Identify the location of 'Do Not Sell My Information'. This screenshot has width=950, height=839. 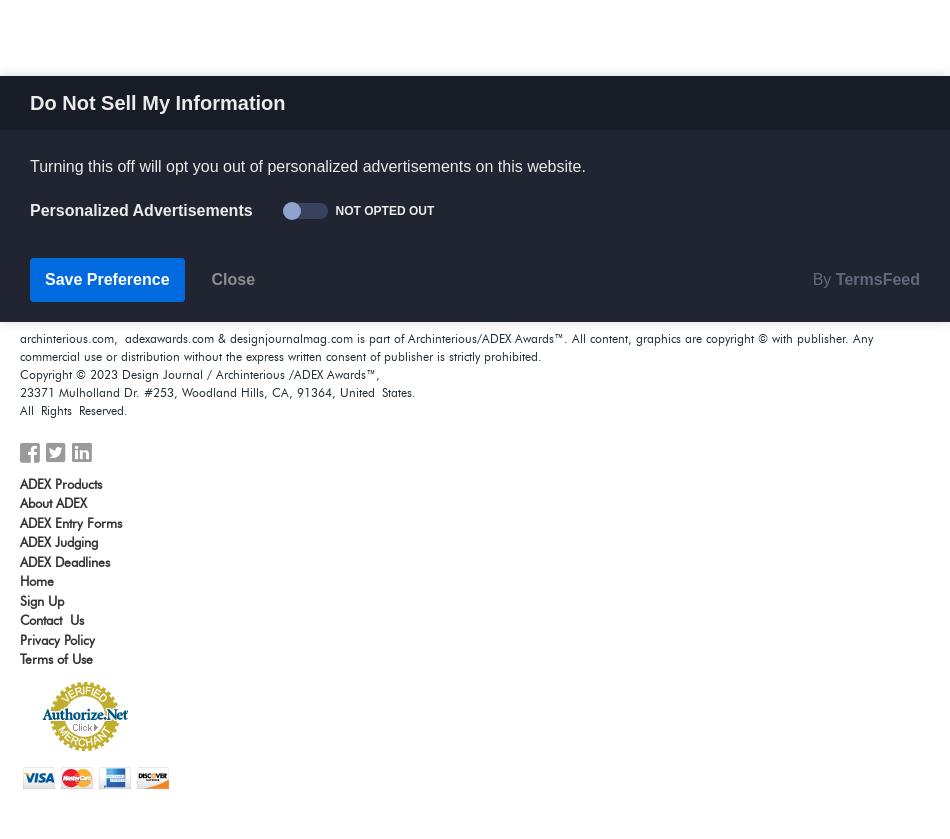
(157, 103).